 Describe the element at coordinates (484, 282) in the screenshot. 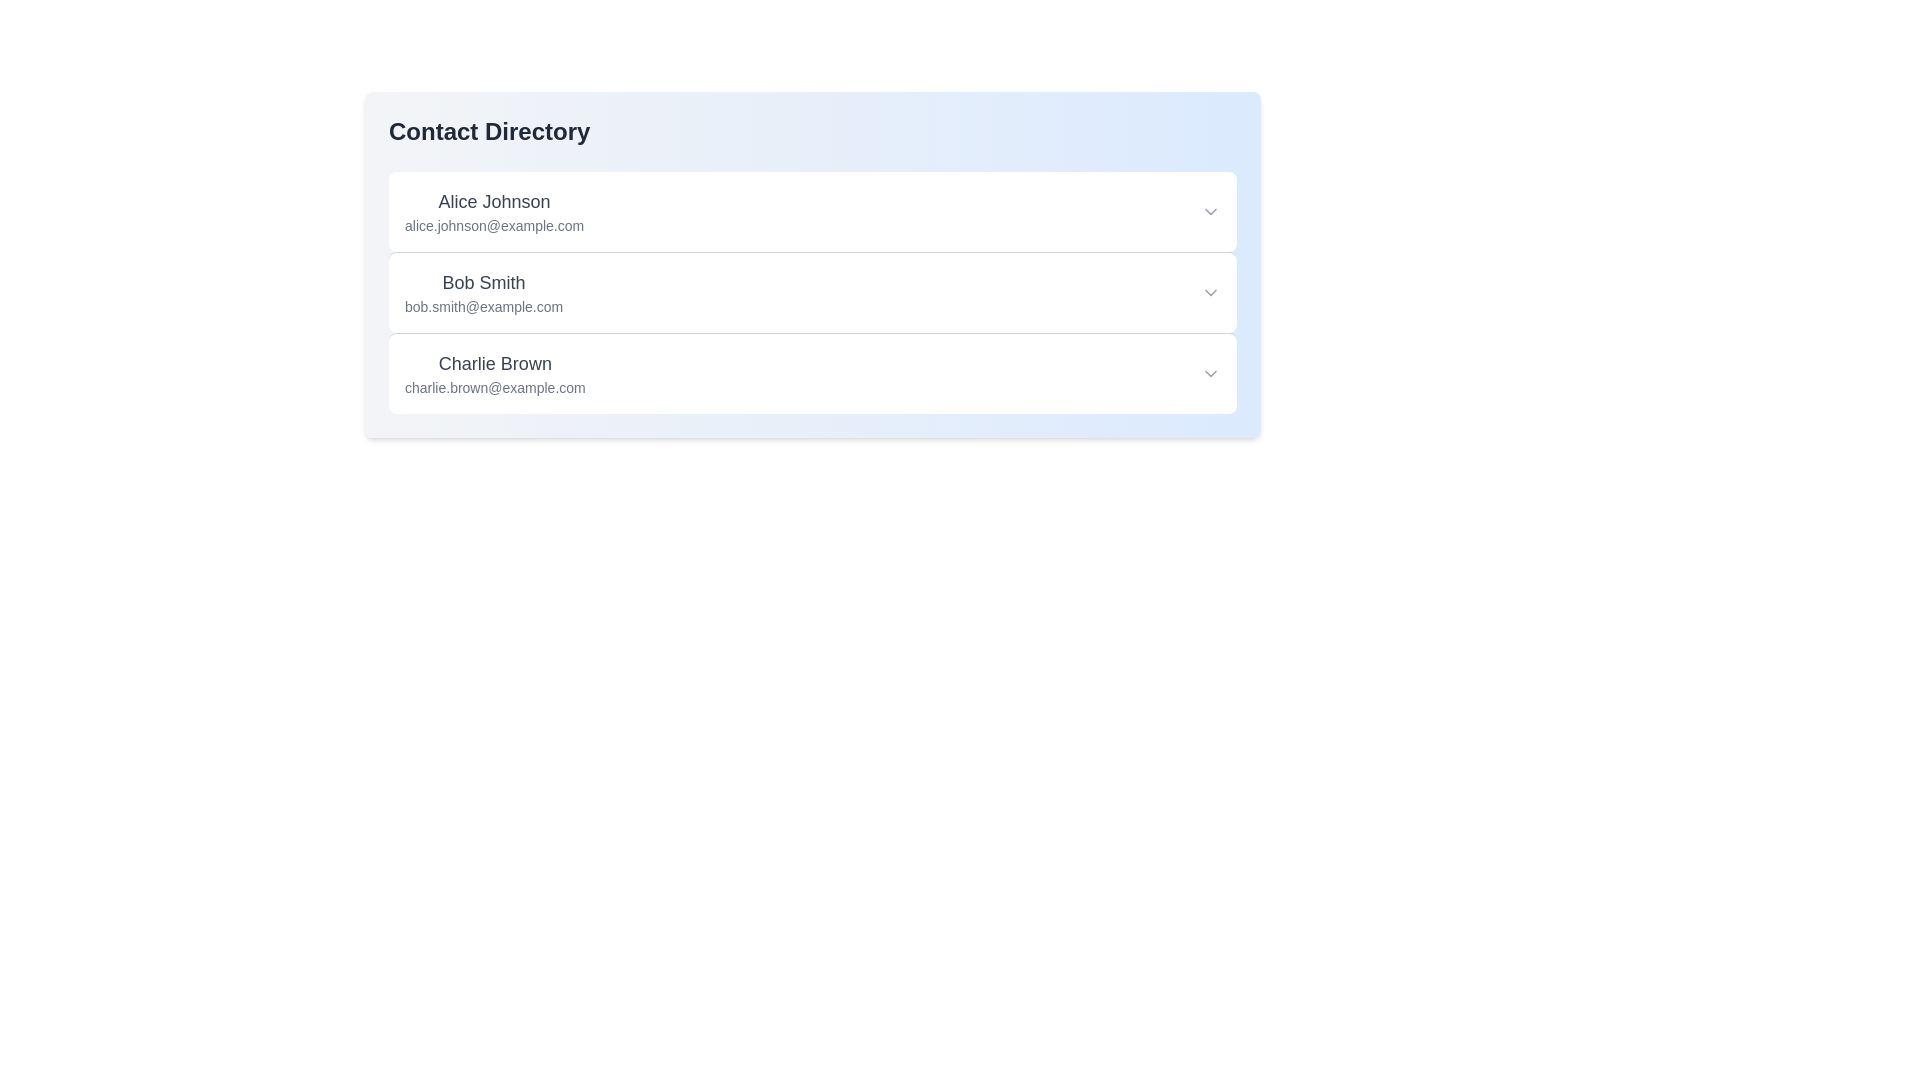

I see `the text label that serves as the heading for the contact information in the second contact card, which identifies the contact's name` at that location.